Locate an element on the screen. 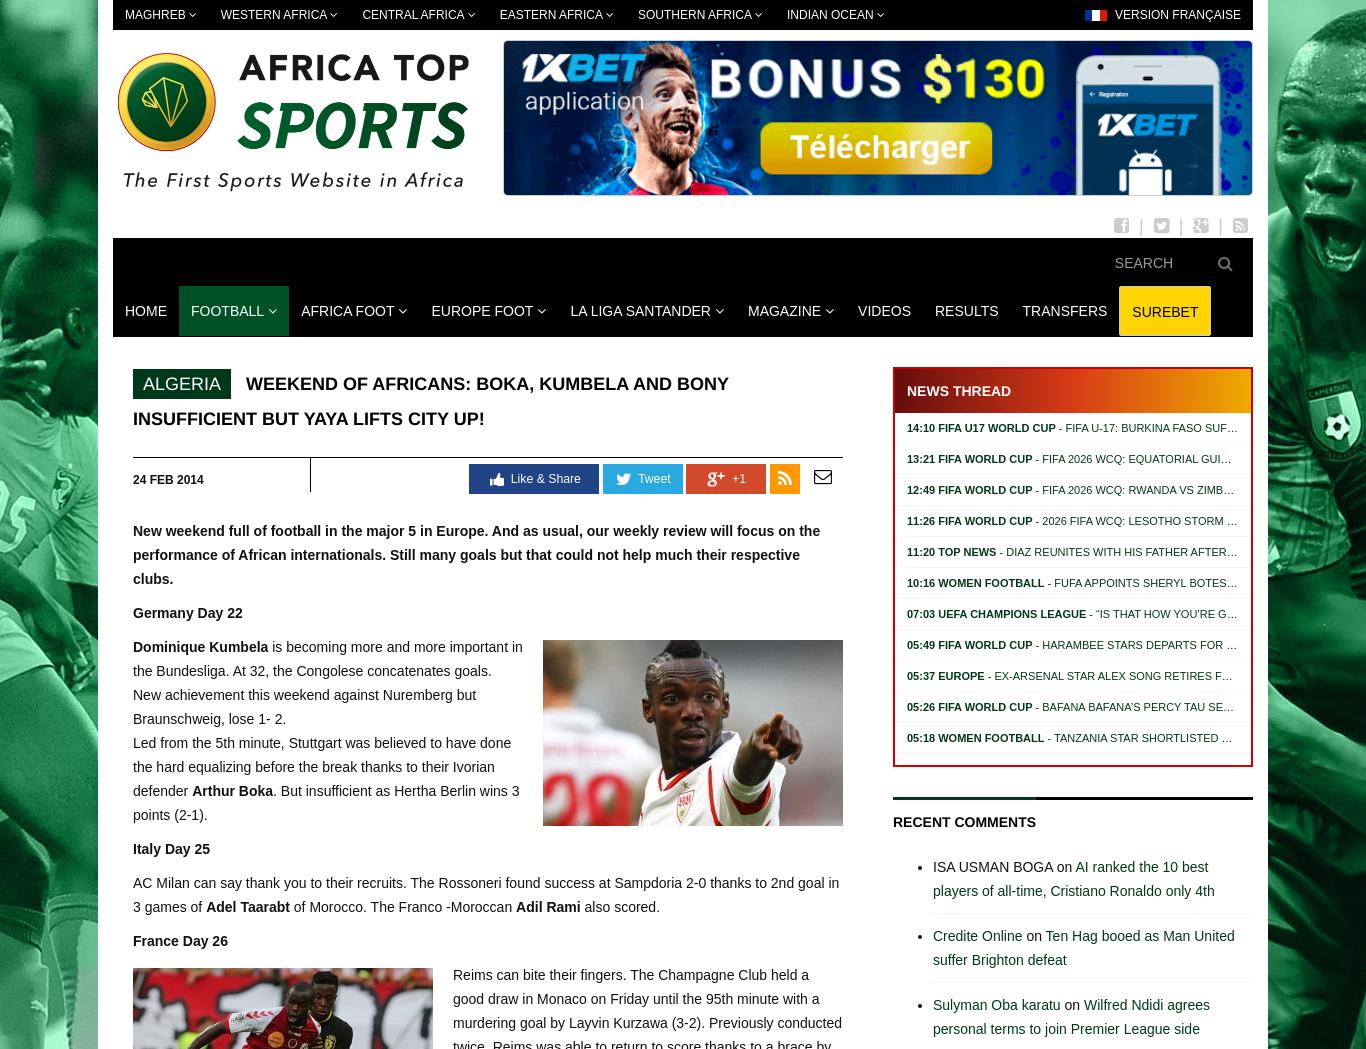 This screenshot has width=1366, height=1049. 'of Morocco. The Franco -Moroccan' is located at coordinates (401, 905).